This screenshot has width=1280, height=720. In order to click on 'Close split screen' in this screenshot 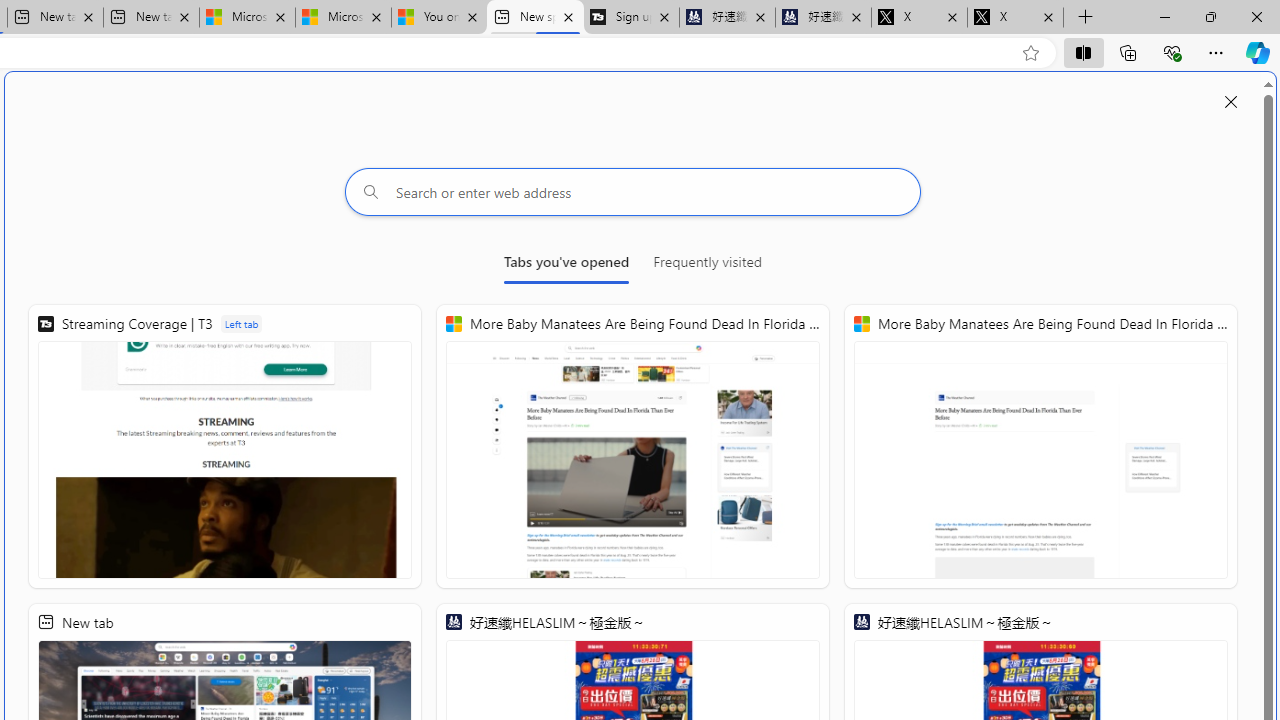, I will do `click(1230, 102)`.